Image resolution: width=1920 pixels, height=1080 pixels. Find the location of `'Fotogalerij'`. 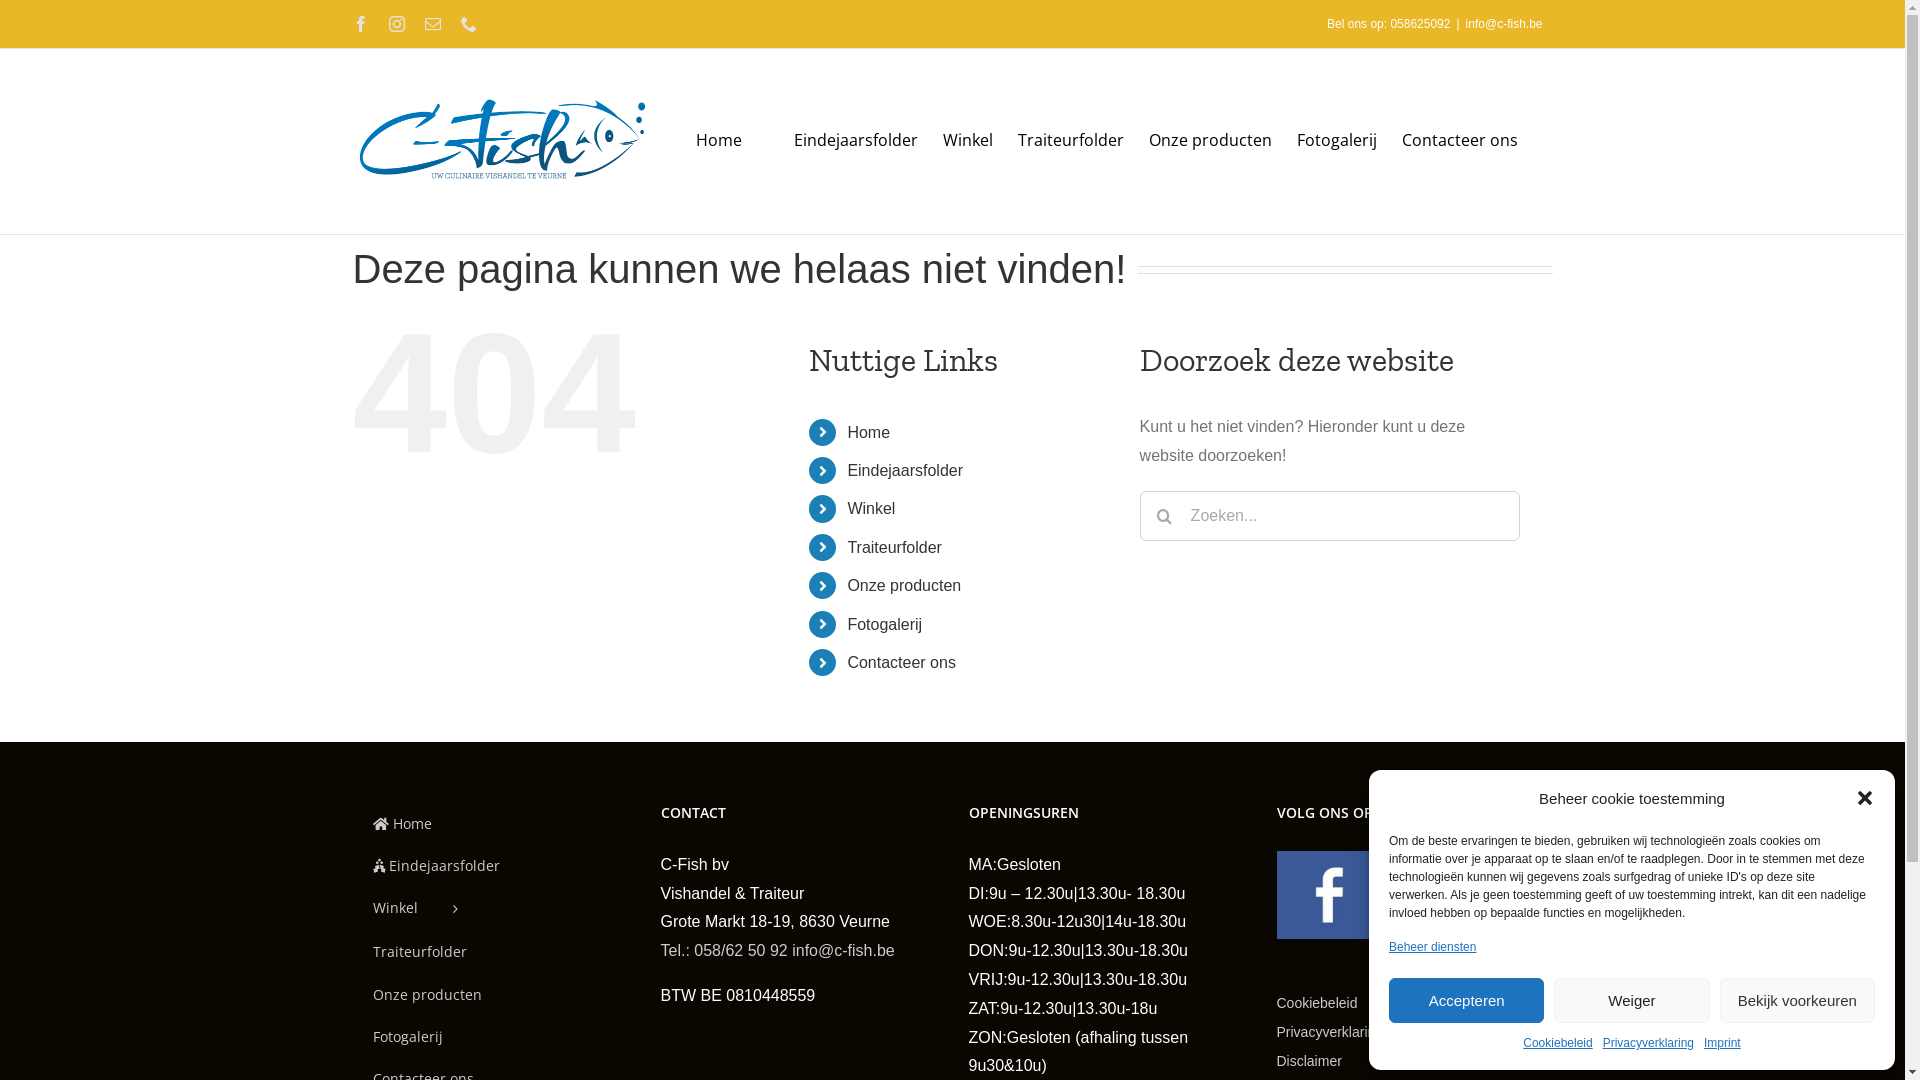

'Fotogalerij' is located at coordinates (1335, 138).